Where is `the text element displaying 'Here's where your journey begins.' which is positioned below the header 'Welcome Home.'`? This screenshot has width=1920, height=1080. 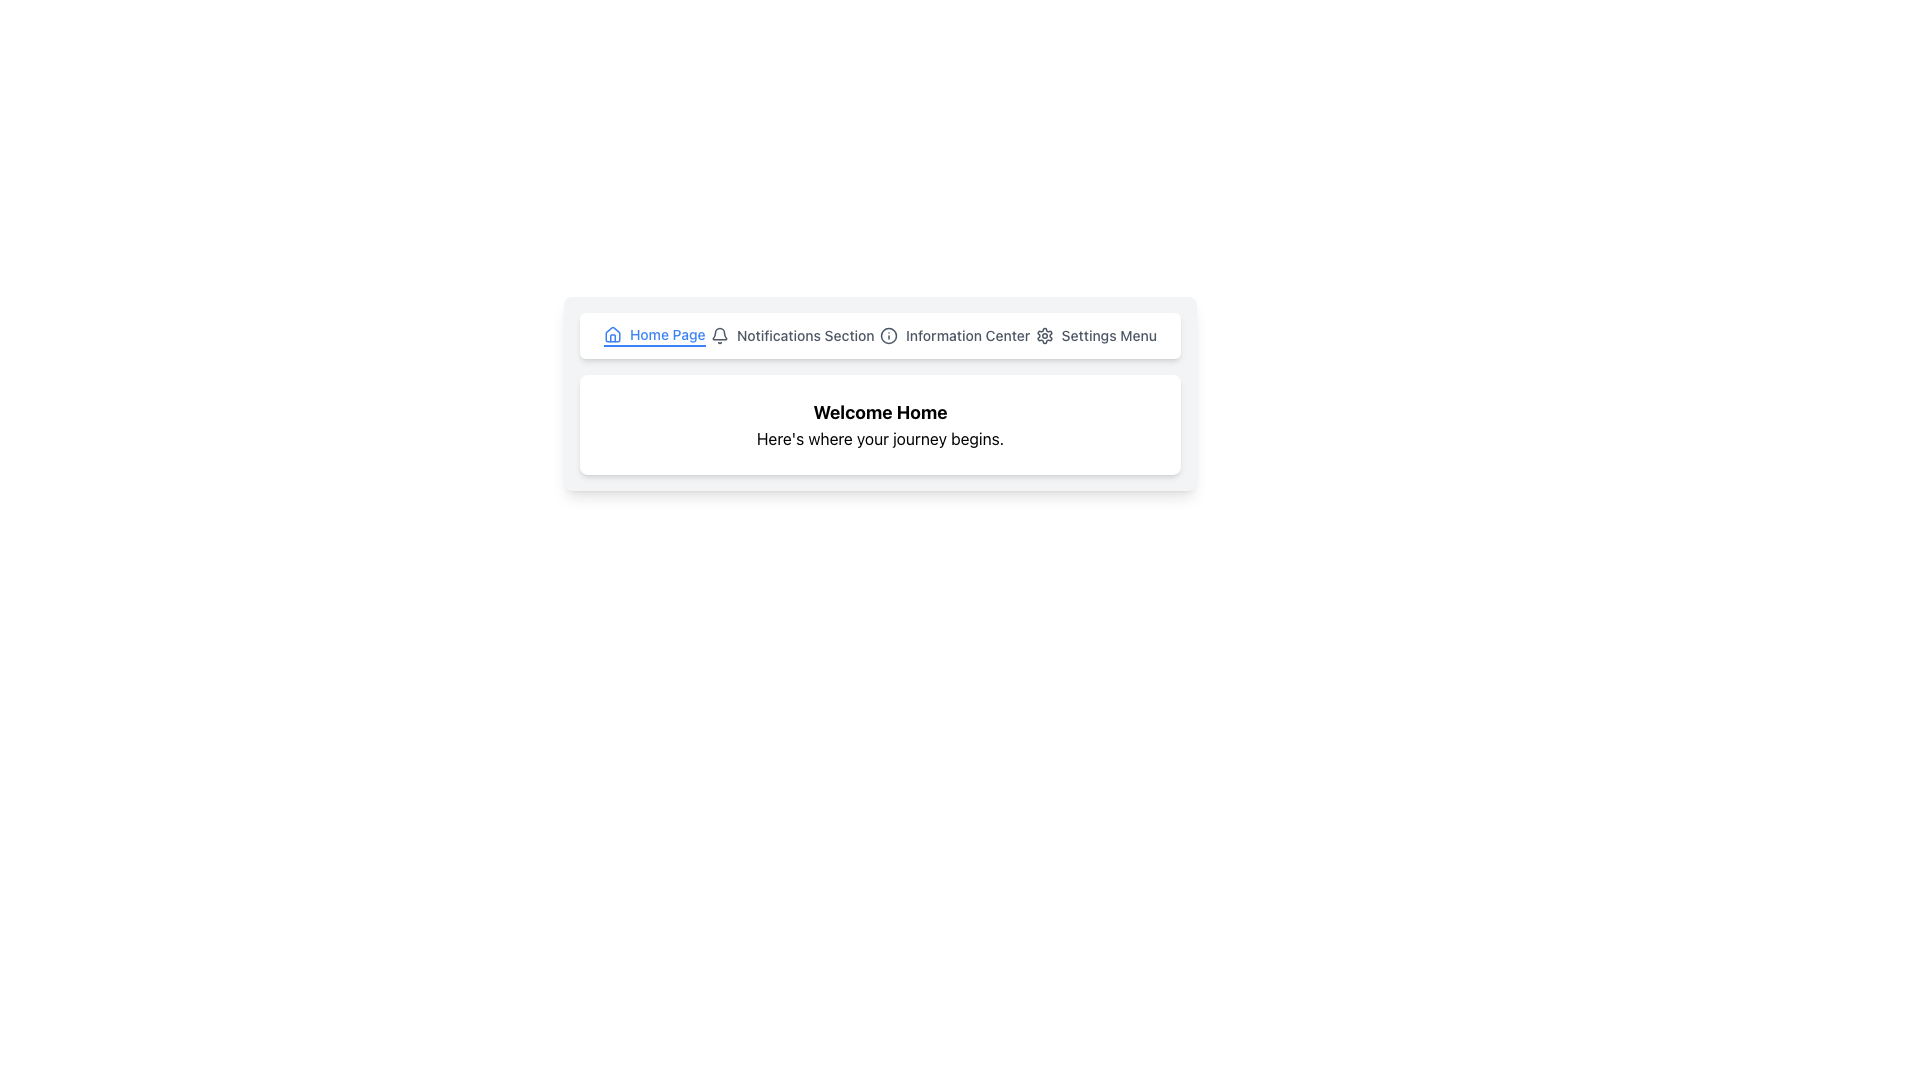 the text element displaying 'Here's where your journey begins.' which is positioned below the header 'Welcome Home.' is located at coordinates (880, 438).